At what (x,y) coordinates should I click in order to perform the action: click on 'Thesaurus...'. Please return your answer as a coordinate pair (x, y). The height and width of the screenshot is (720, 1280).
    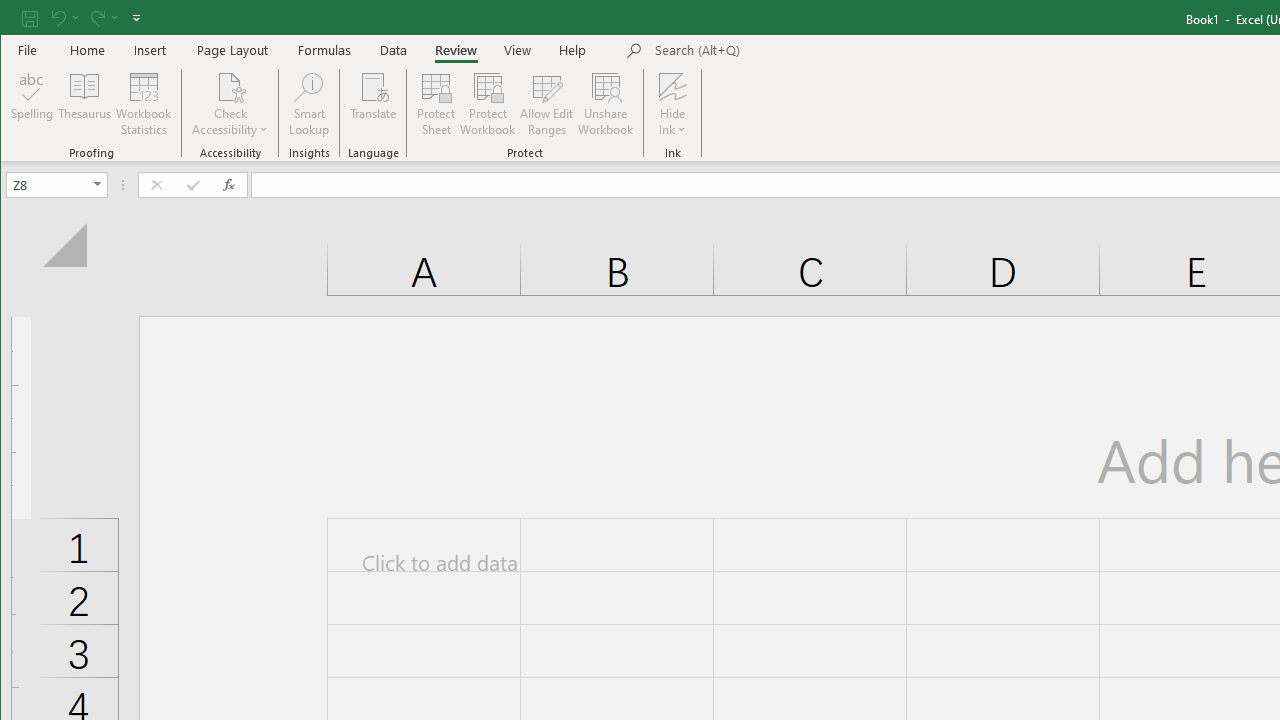
    Looking at the image, I should click on (84, 104).